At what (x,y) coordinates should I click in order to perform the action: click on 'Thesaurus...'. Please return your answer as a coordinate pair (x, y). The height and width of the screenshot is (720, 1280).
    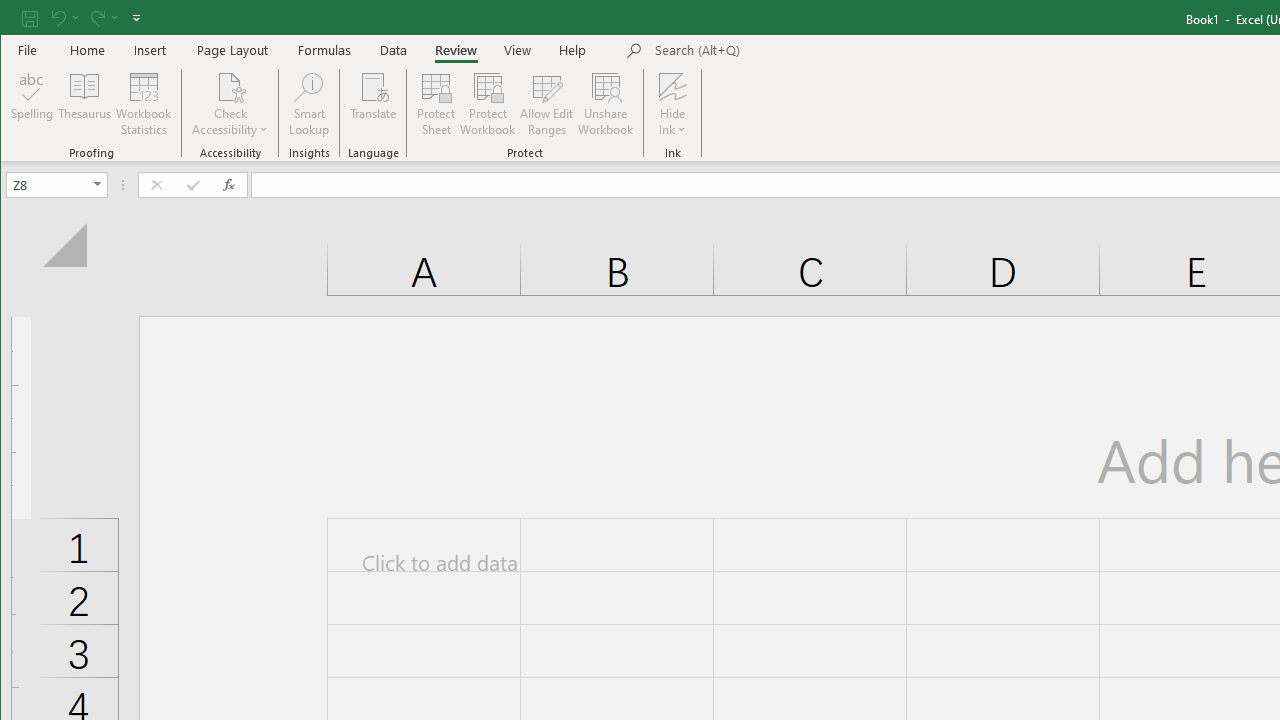
    Looking at the image, I should click on (84, 104).